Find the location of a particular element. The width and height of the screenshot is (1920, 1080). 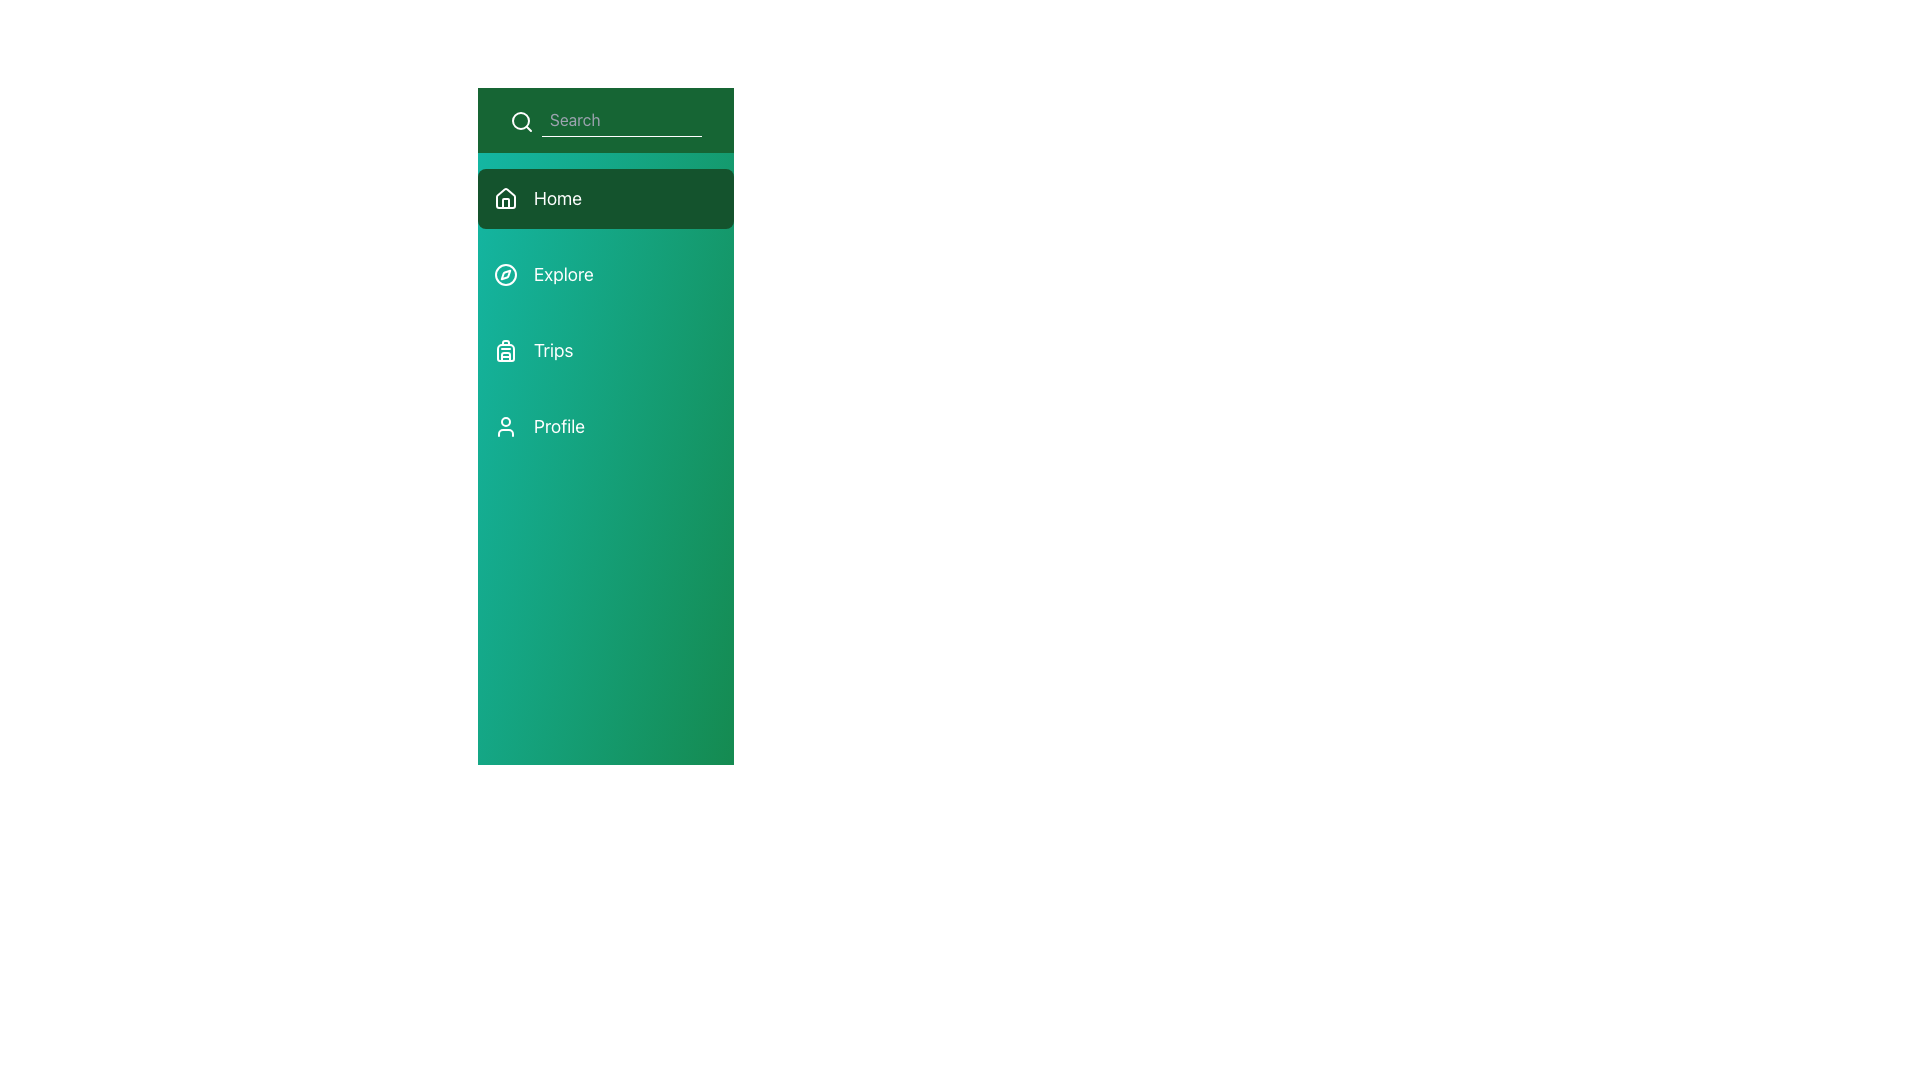

the backpack icon located within the 'Trips' menu item on the sidebar, which is third from the top and positioned to the left of the 'Trips' label is located at coordinates (505, 352).